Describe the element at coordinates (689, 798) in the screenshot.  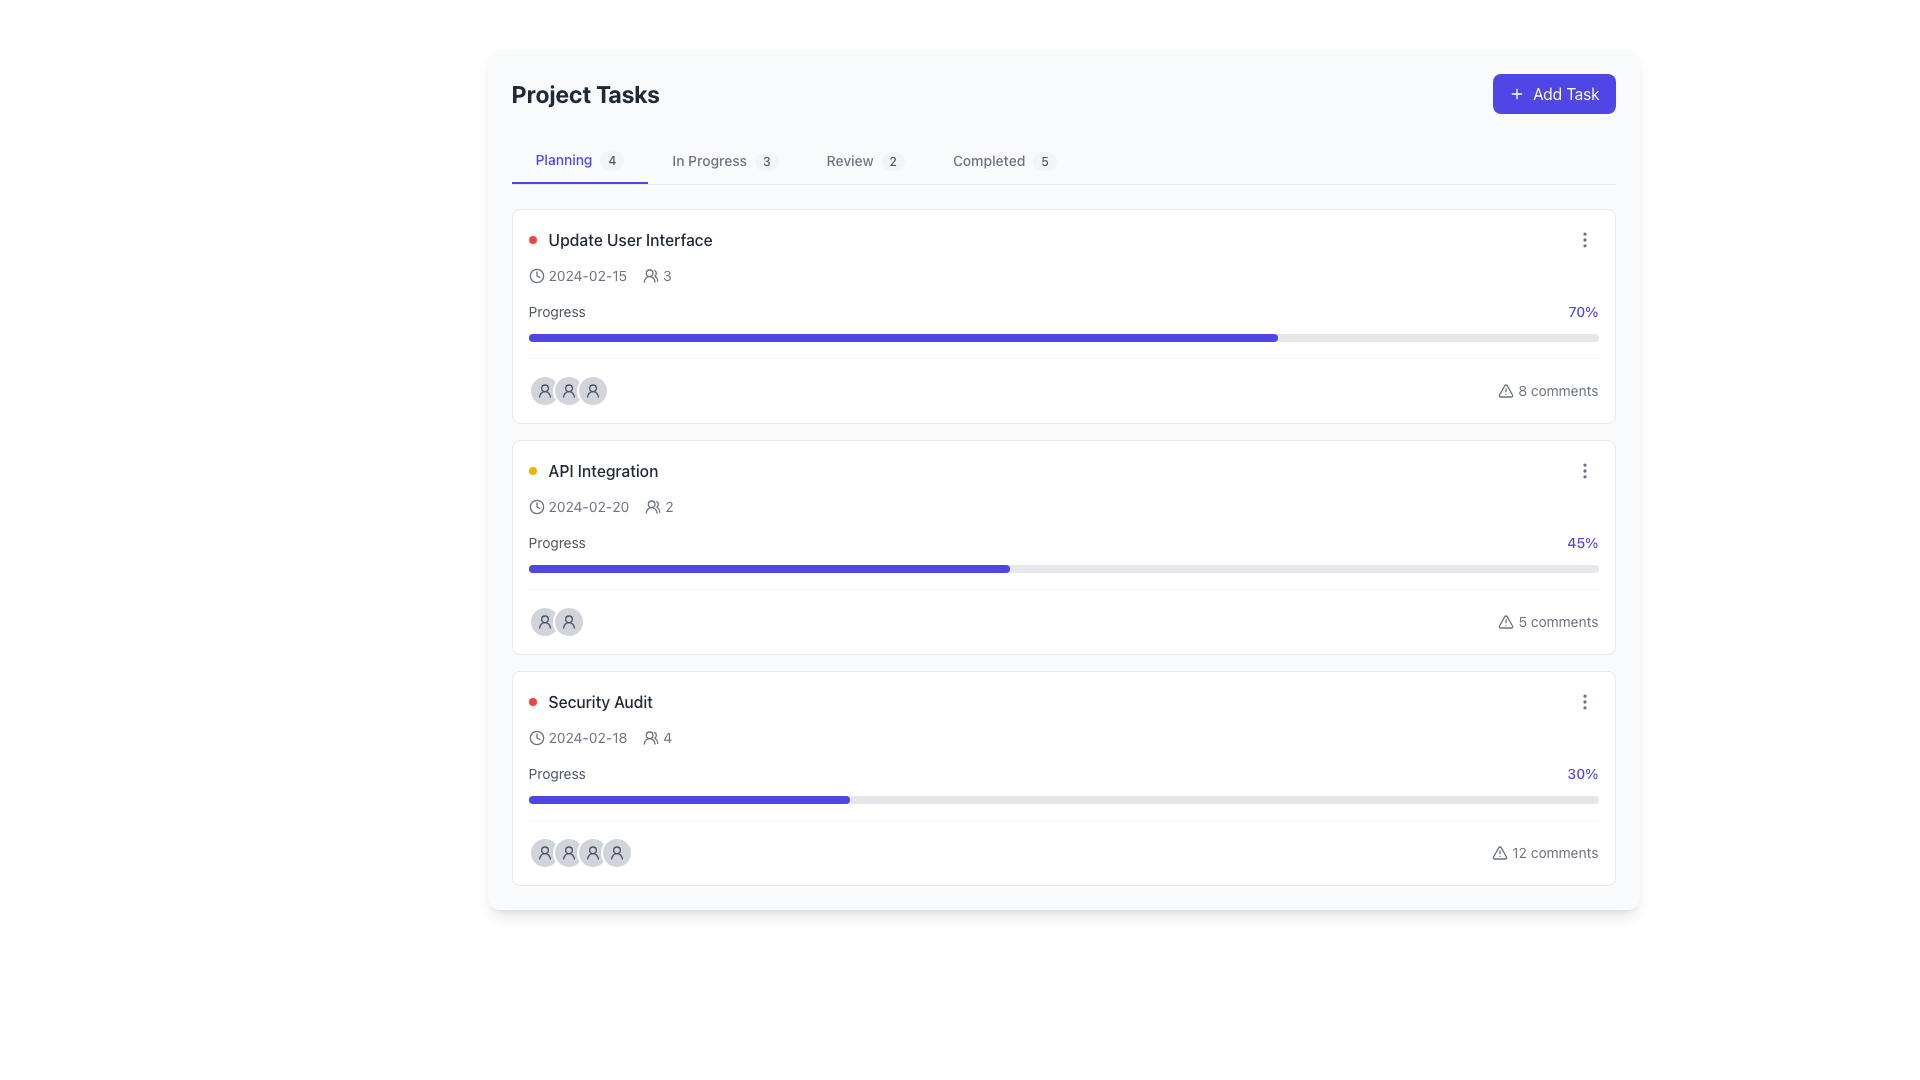
I see `the Progress indicator of the 'Security Audit' task to interact with it` at that location.